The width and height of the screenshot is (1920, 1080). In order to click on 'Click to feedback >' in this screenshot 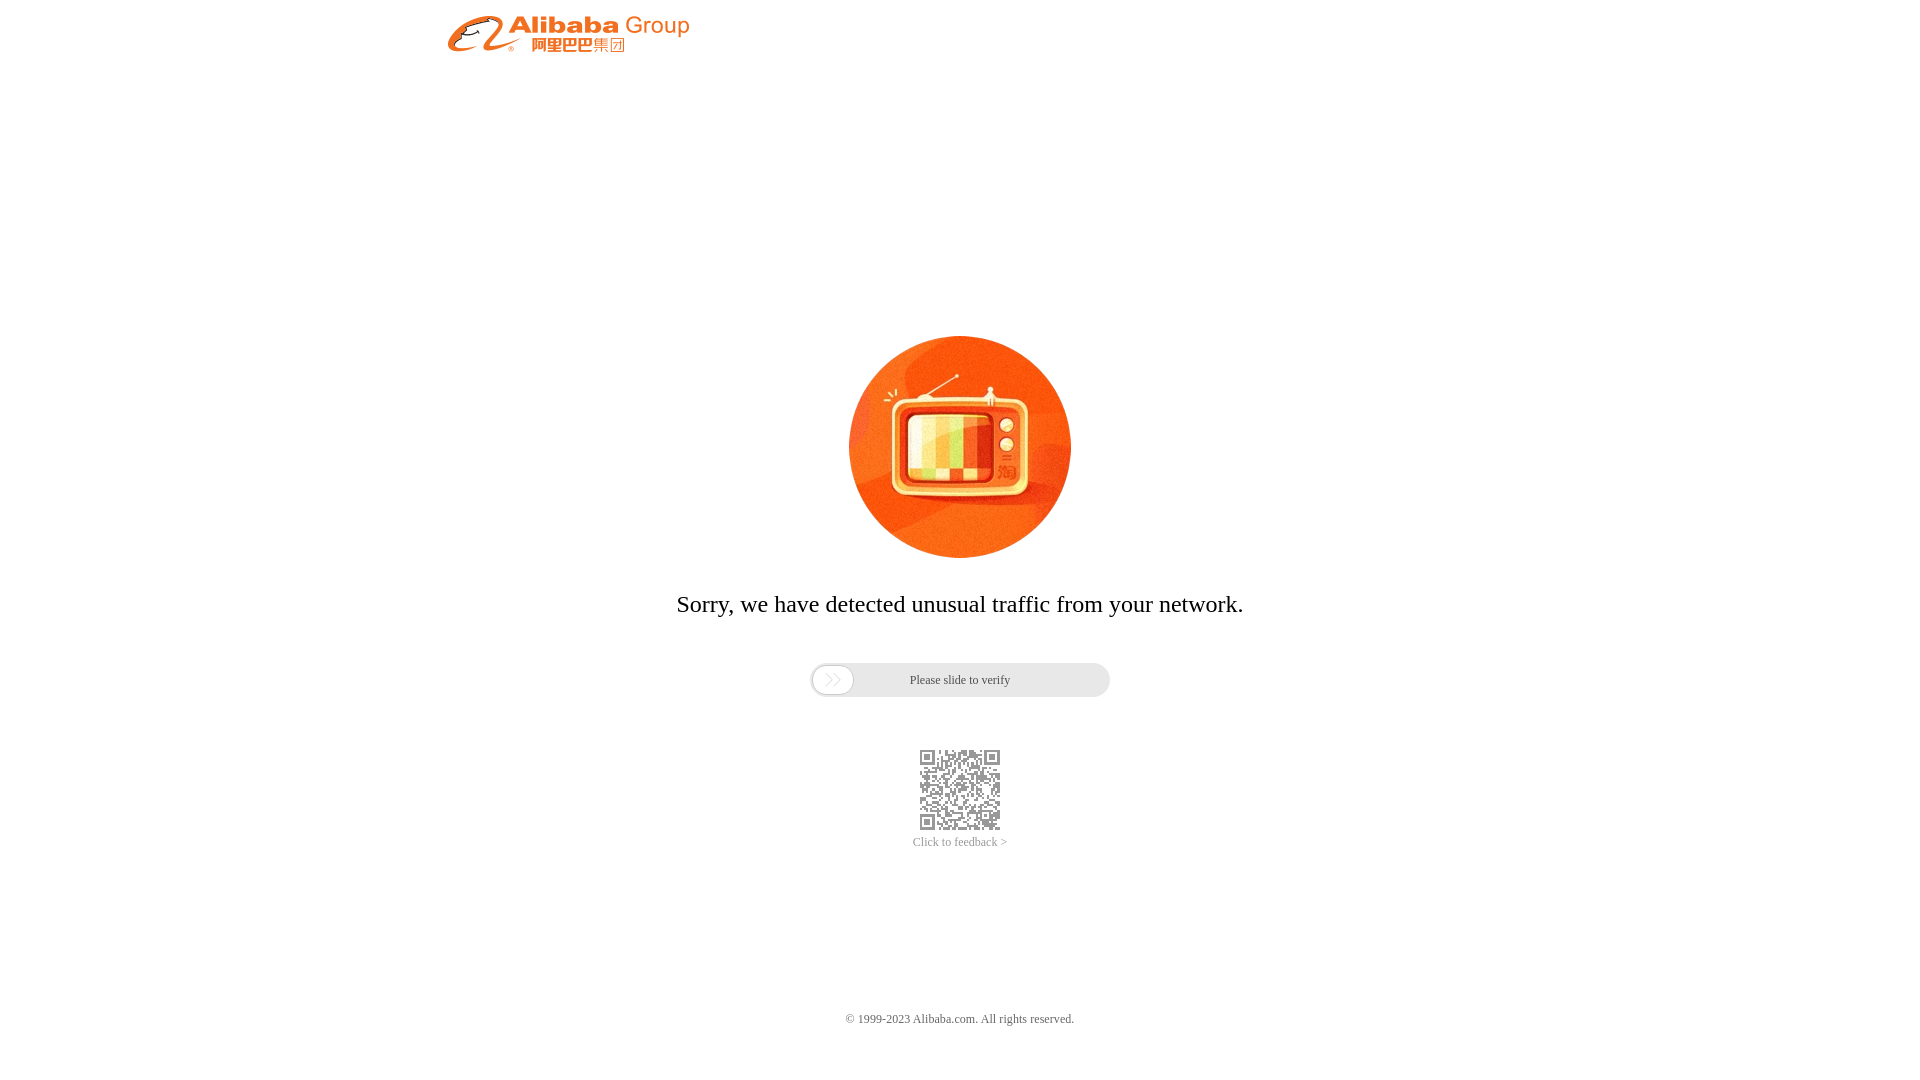, I will do `click(960, 842)`.